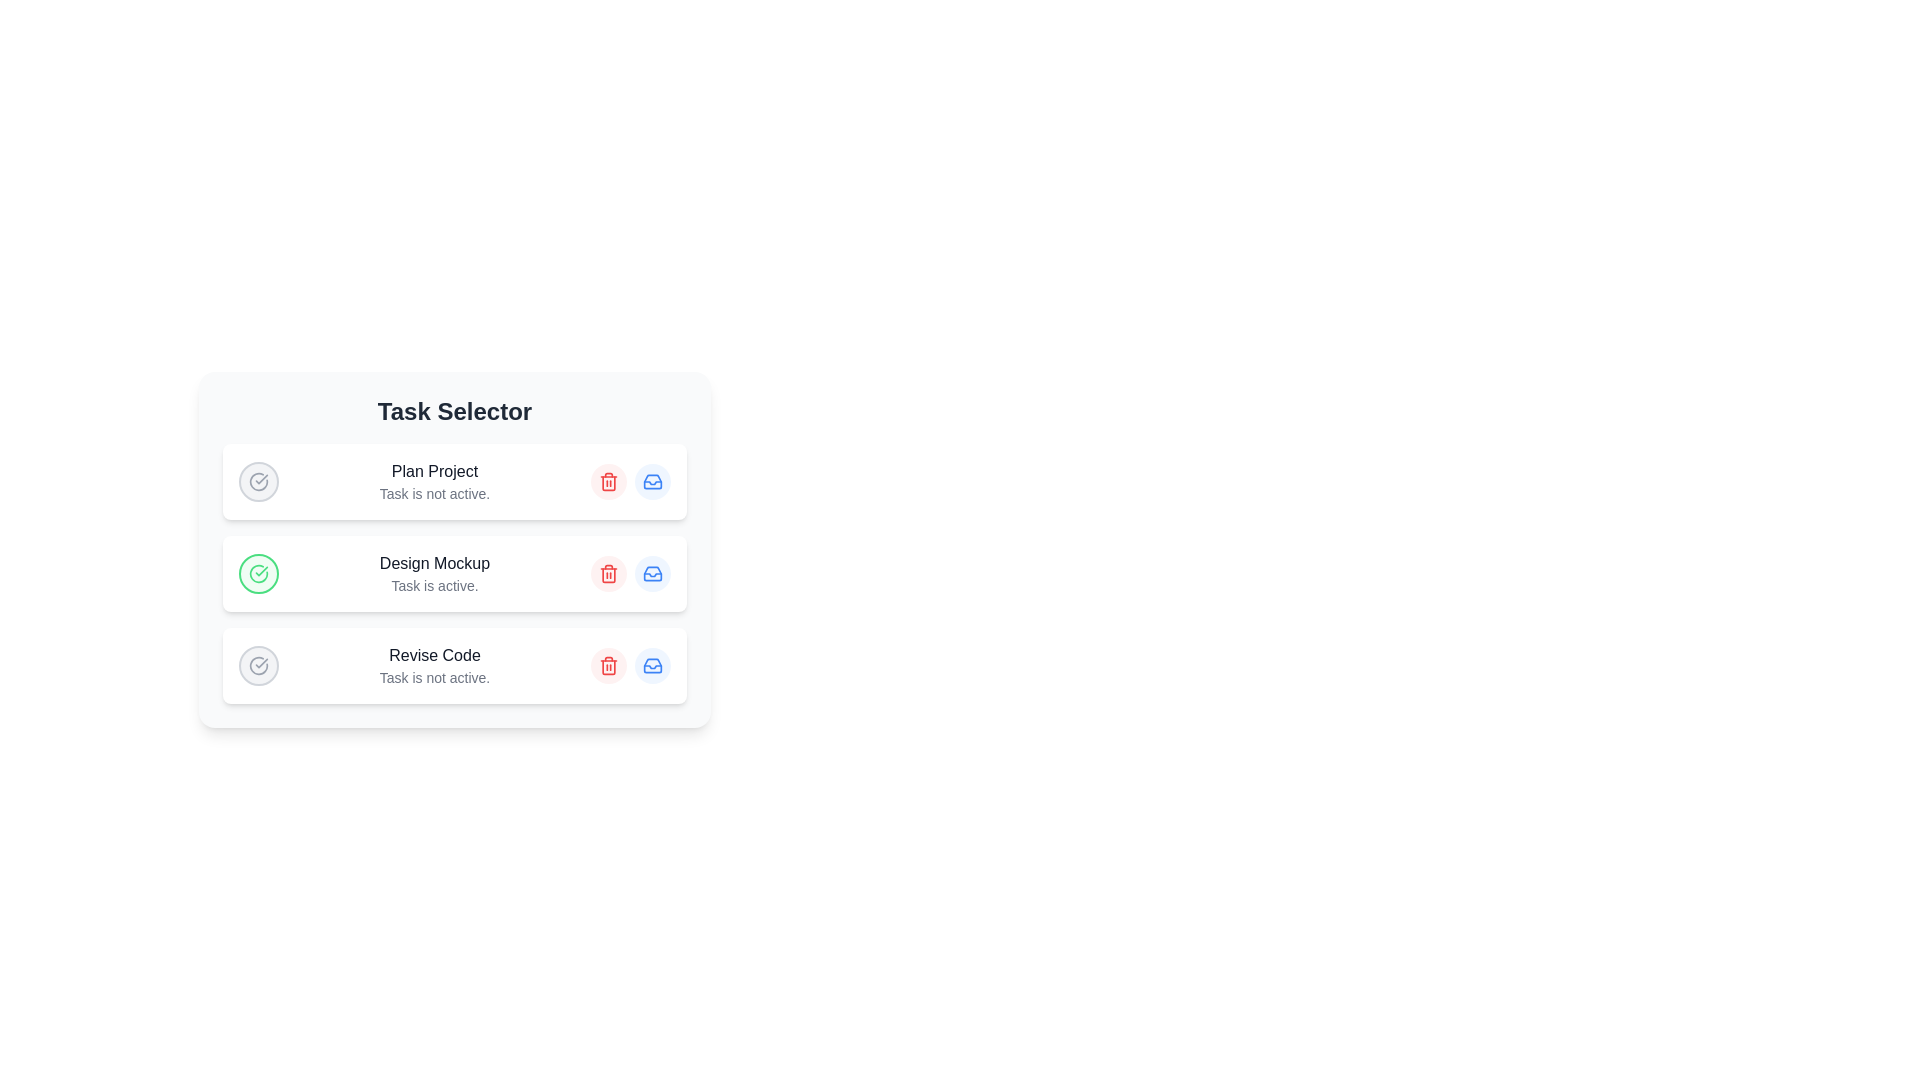  What do you see at coordinates (434, 482) in the screenshot?
I see `the informational text block that provides details about the task 'Plan Project' and its status 'Task is not active.' located in the first card of the task items list` at bounding box center [434, 482].